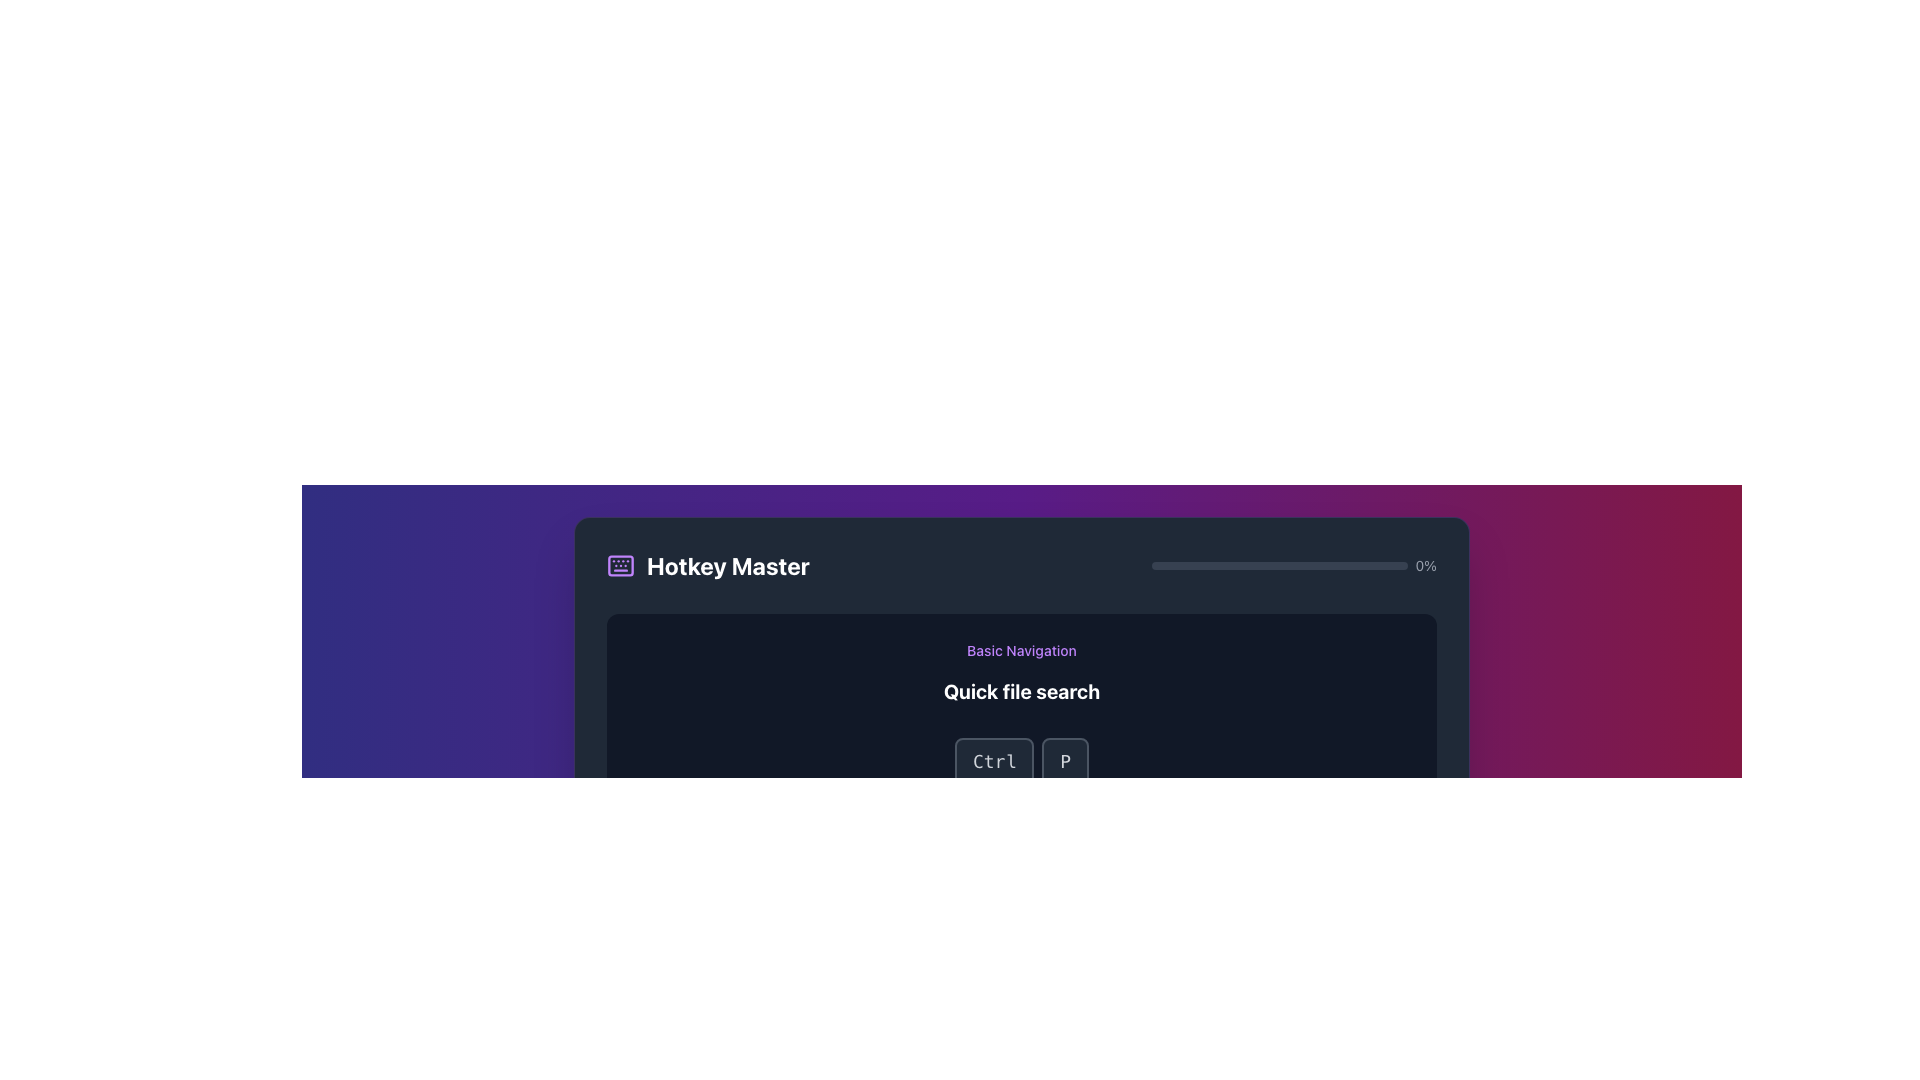 The image size is (1920, 1080). Describe the element at coordinates (1278, 566) in the screenshot. I see `the progress bar, which is visually represented as a horizontal indicator next to the textual indicator labeled '0%'` at that location.